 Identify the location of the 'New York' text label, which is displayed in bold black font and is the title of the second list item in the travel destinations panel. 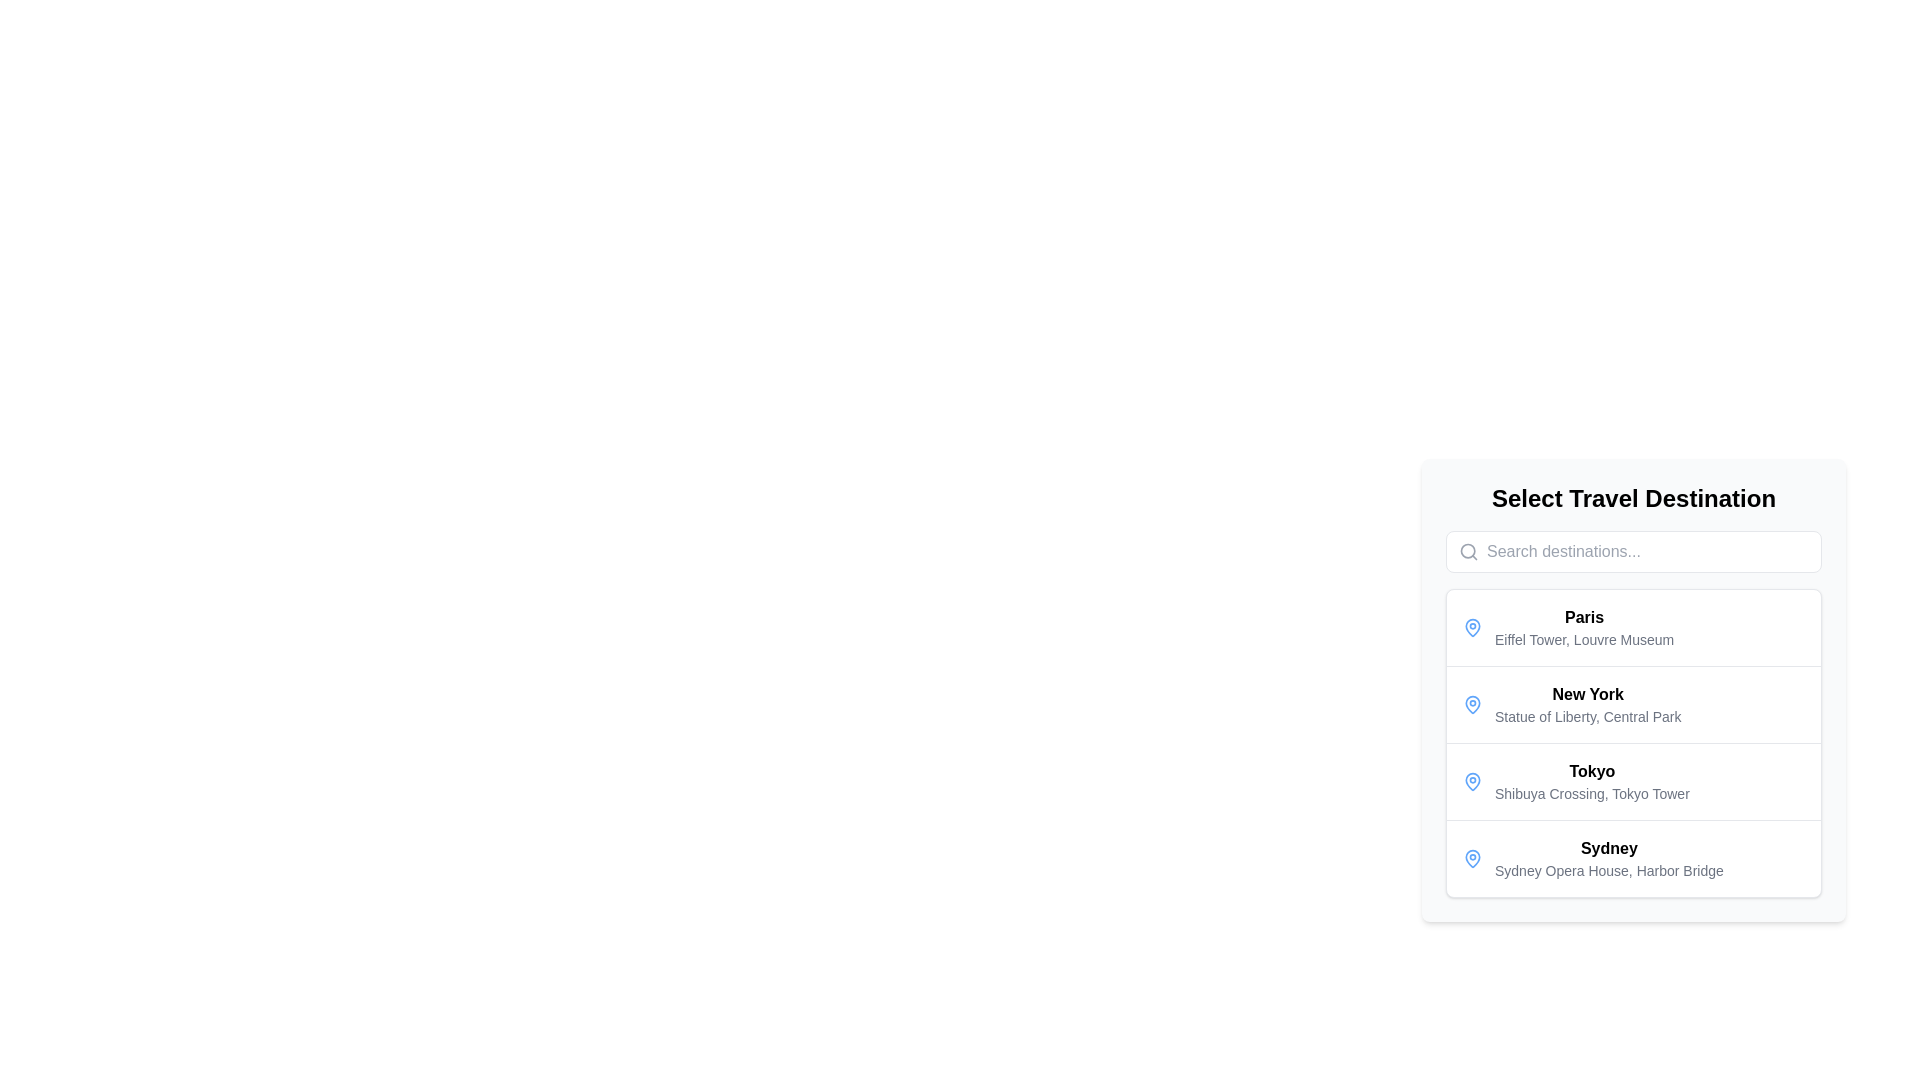
(1587, 693).